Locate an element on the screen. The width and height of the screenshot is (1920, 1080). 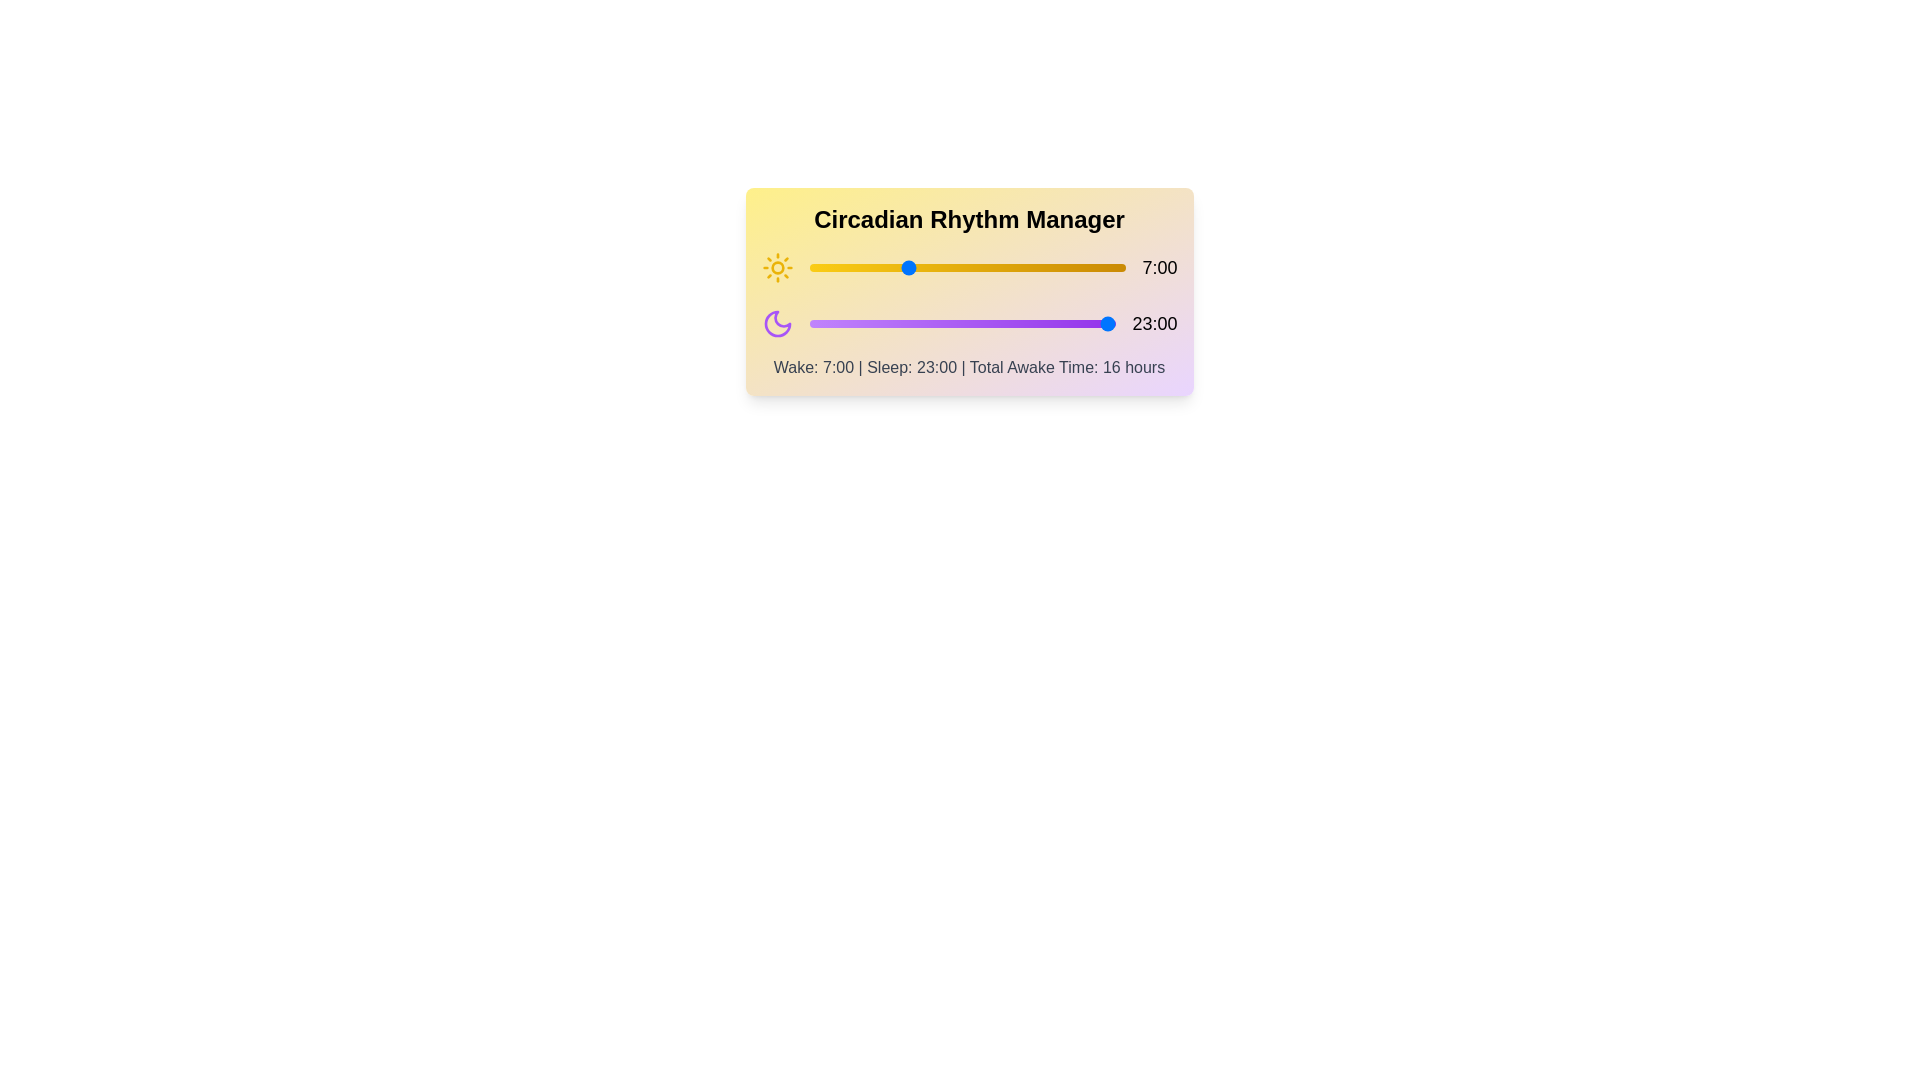
the wake time slider to 10 hours is located at coordinates (946, 266).